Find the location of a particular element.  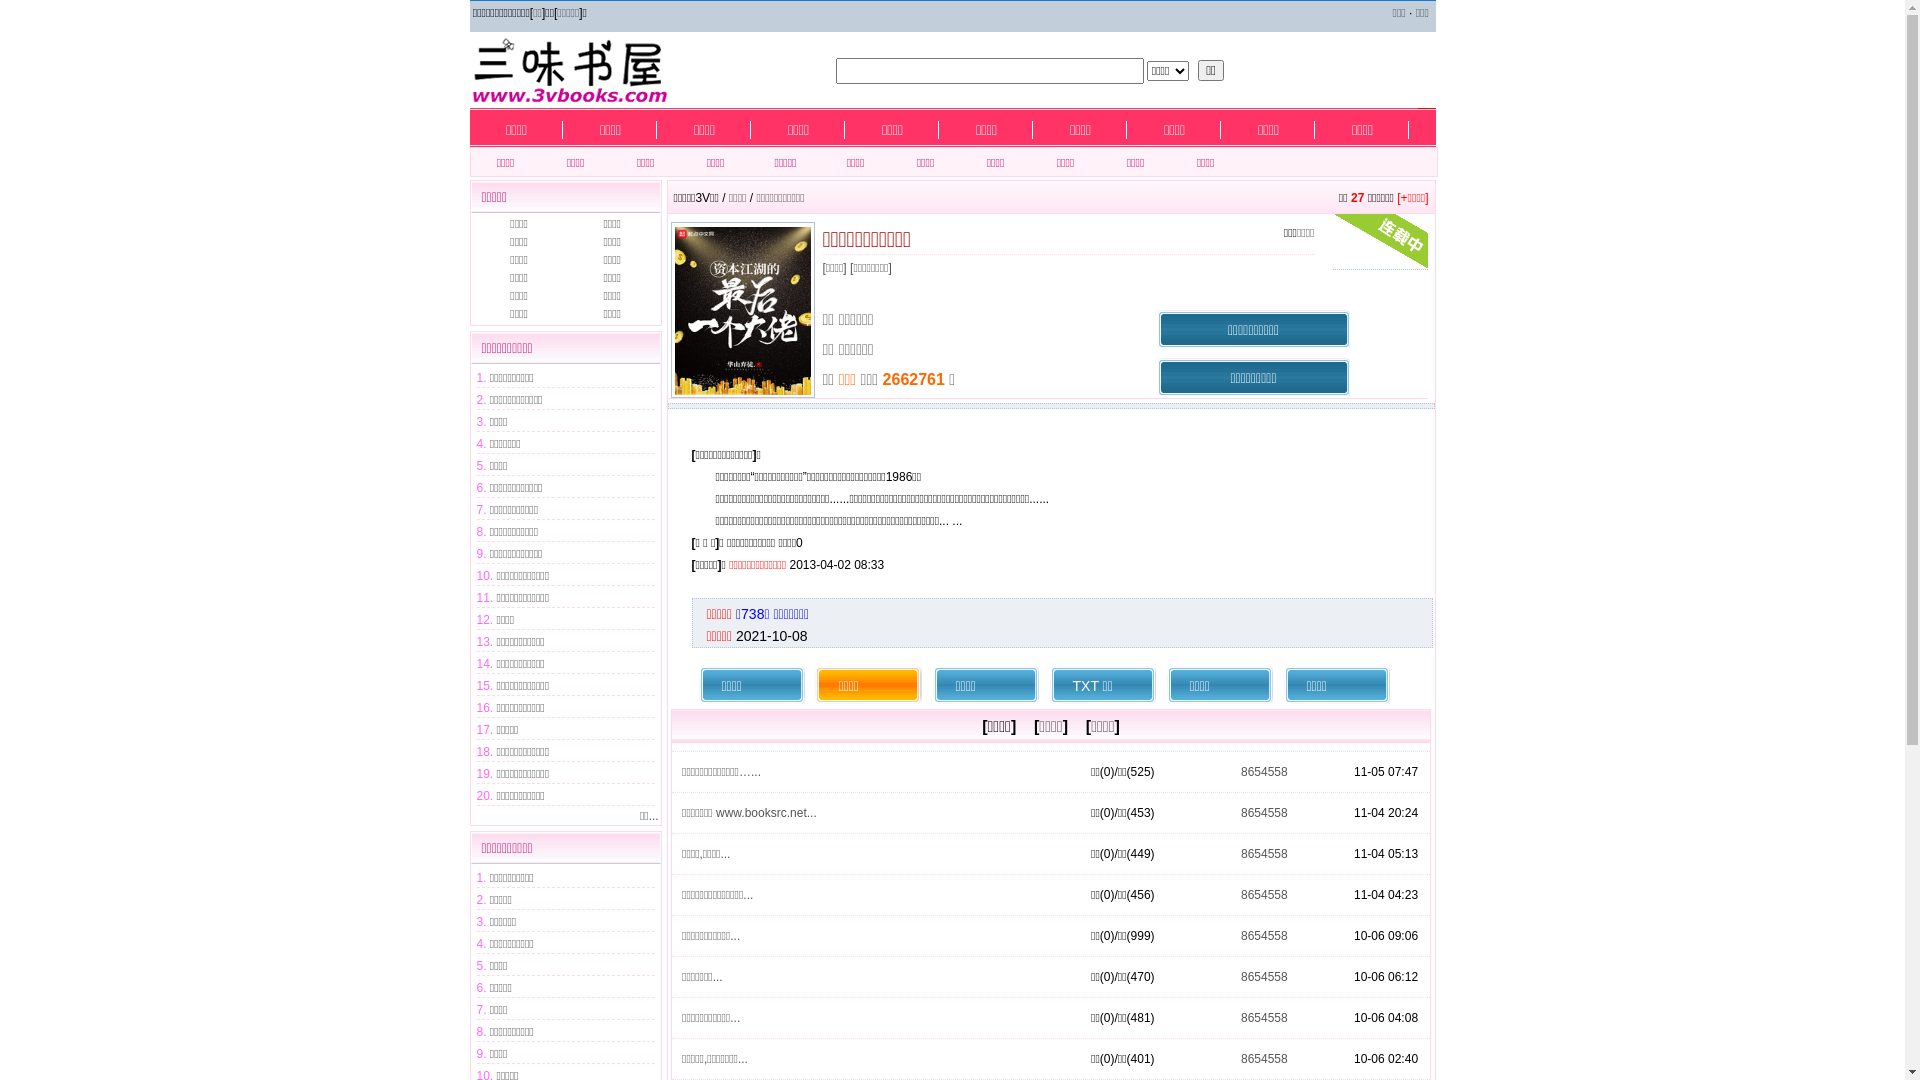

'8654558' is located at coordinates (1263, 893).